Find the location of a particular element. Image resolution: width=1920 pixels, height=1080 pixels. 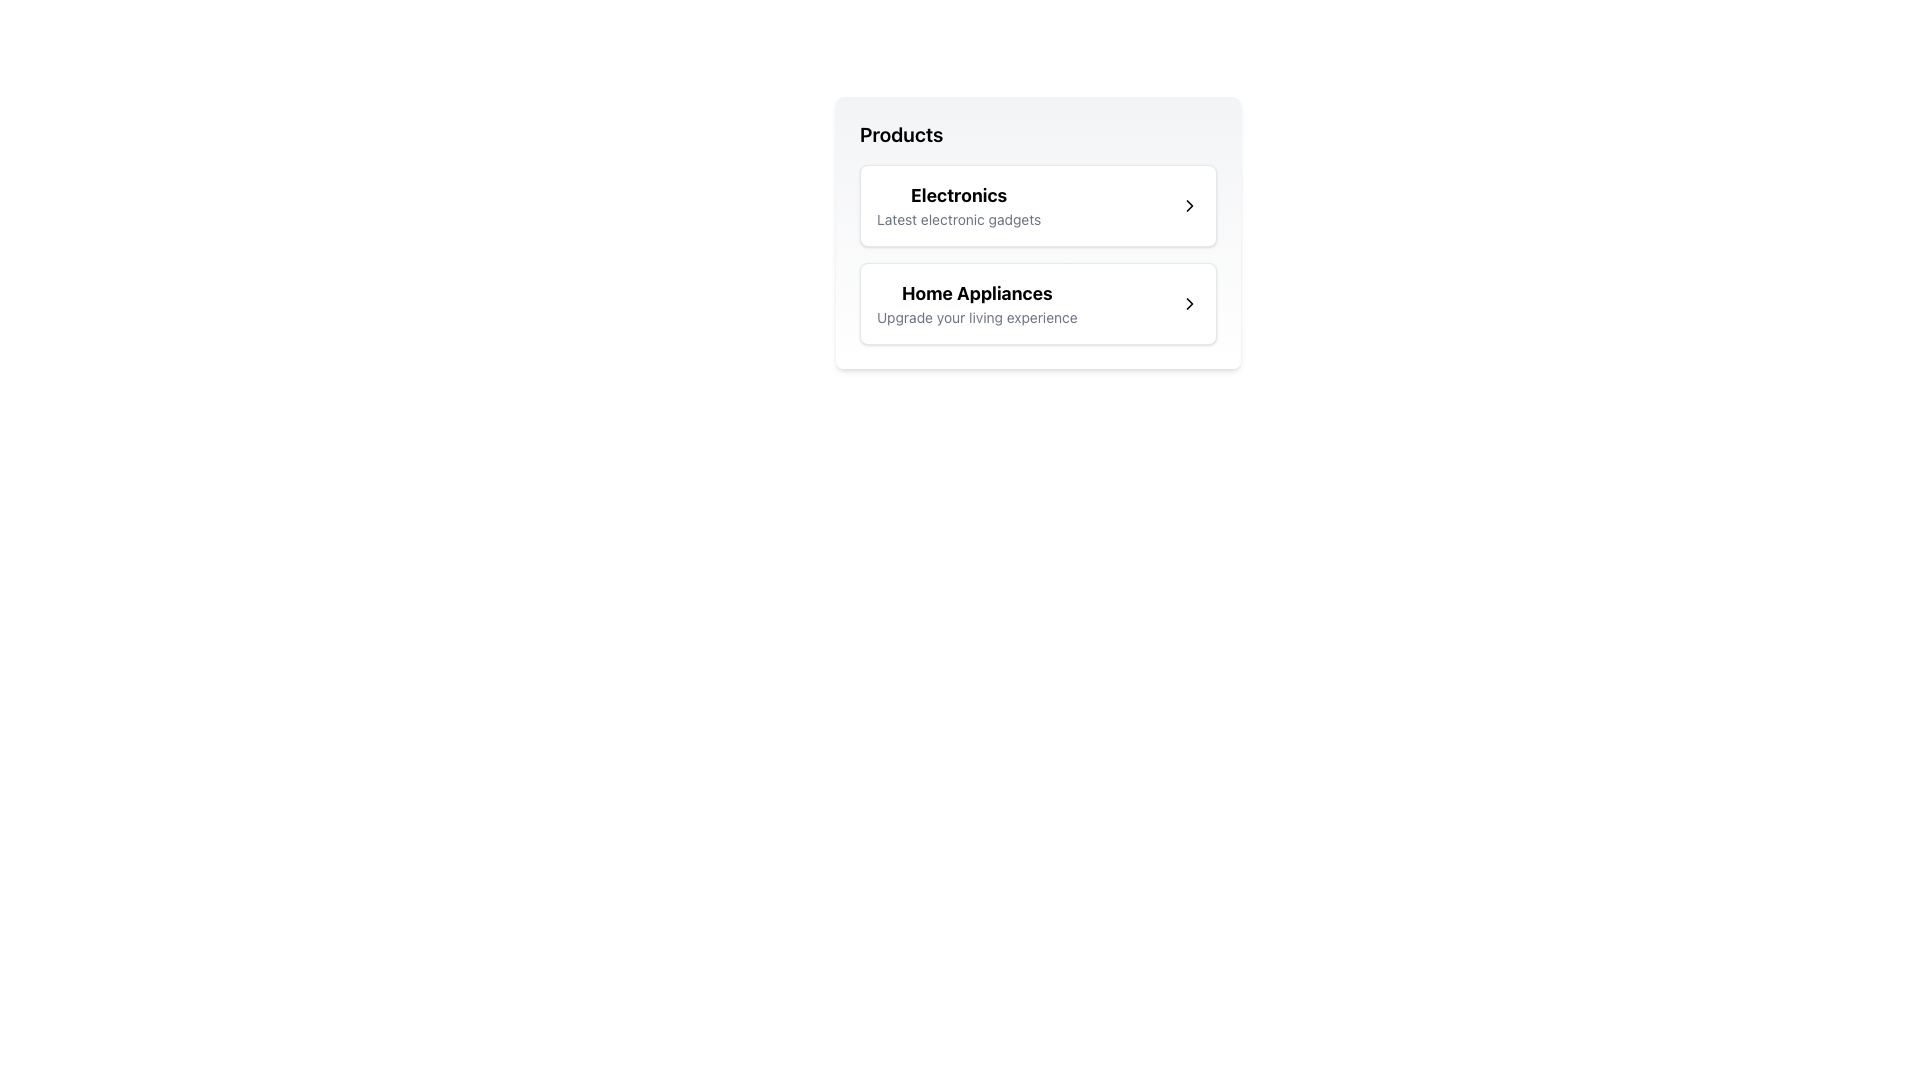

the 'Home Appliances' Navigation Link, which features bold text above a smaller gray subtitle is located at coordinates (977, 304).